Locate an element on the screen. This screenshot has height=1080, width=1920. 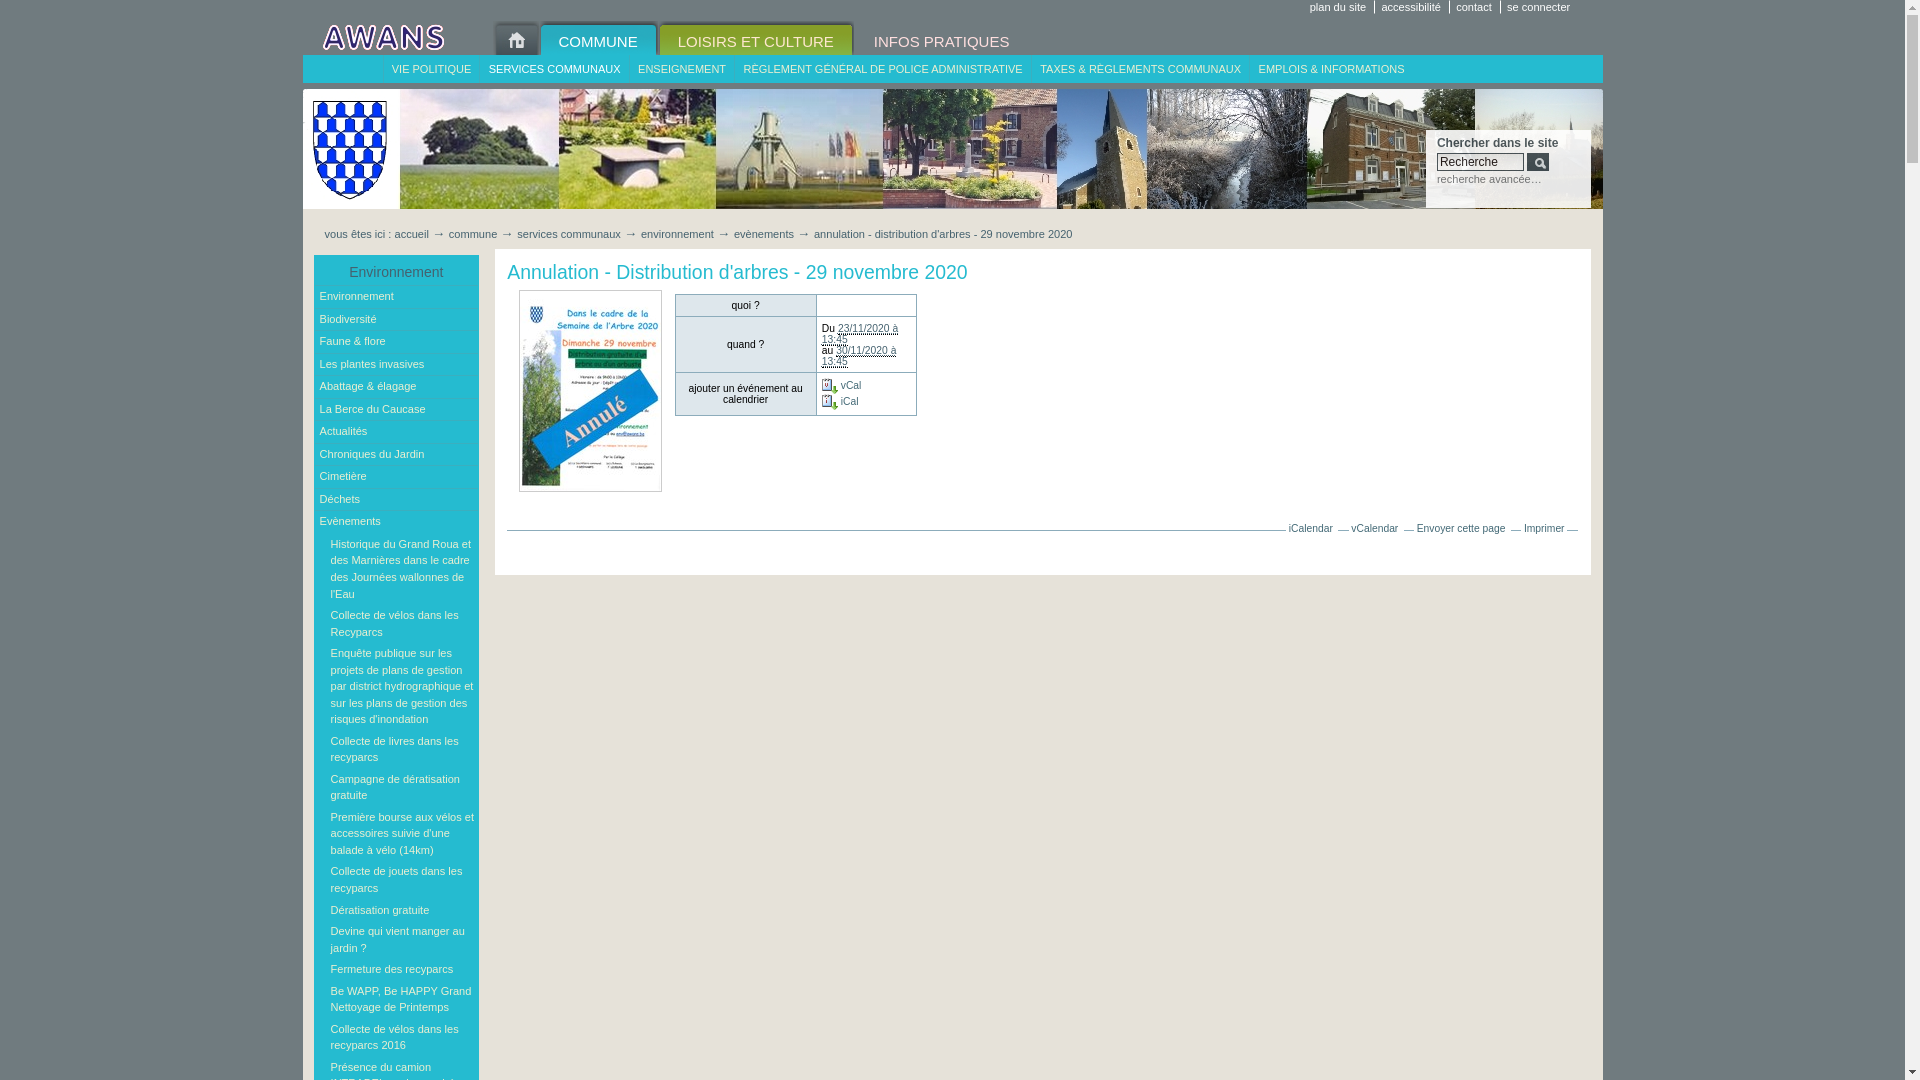
'Fermeture des recyparcs' is located at coordinates (401, 968).